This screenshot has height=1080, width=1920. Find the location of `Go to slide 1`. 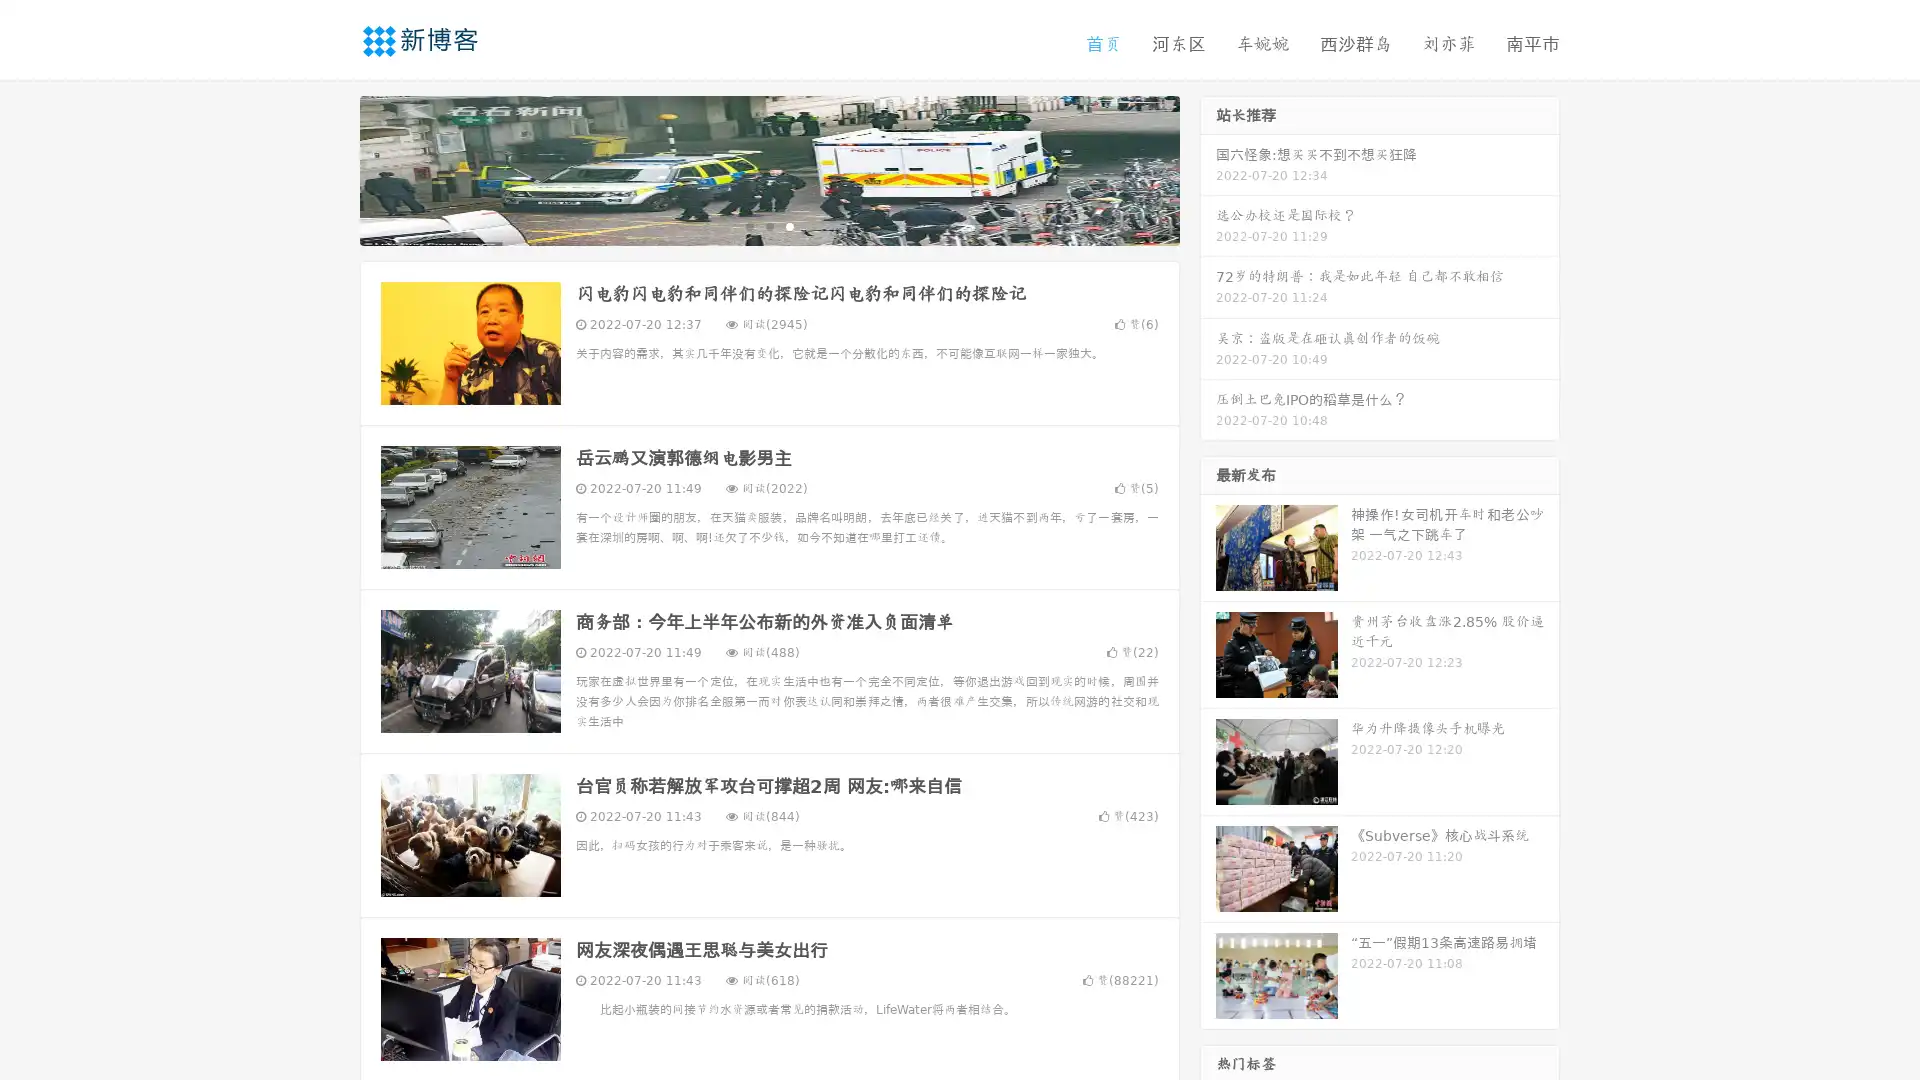

Go to slide 1 is located at coordinates (748, 225).